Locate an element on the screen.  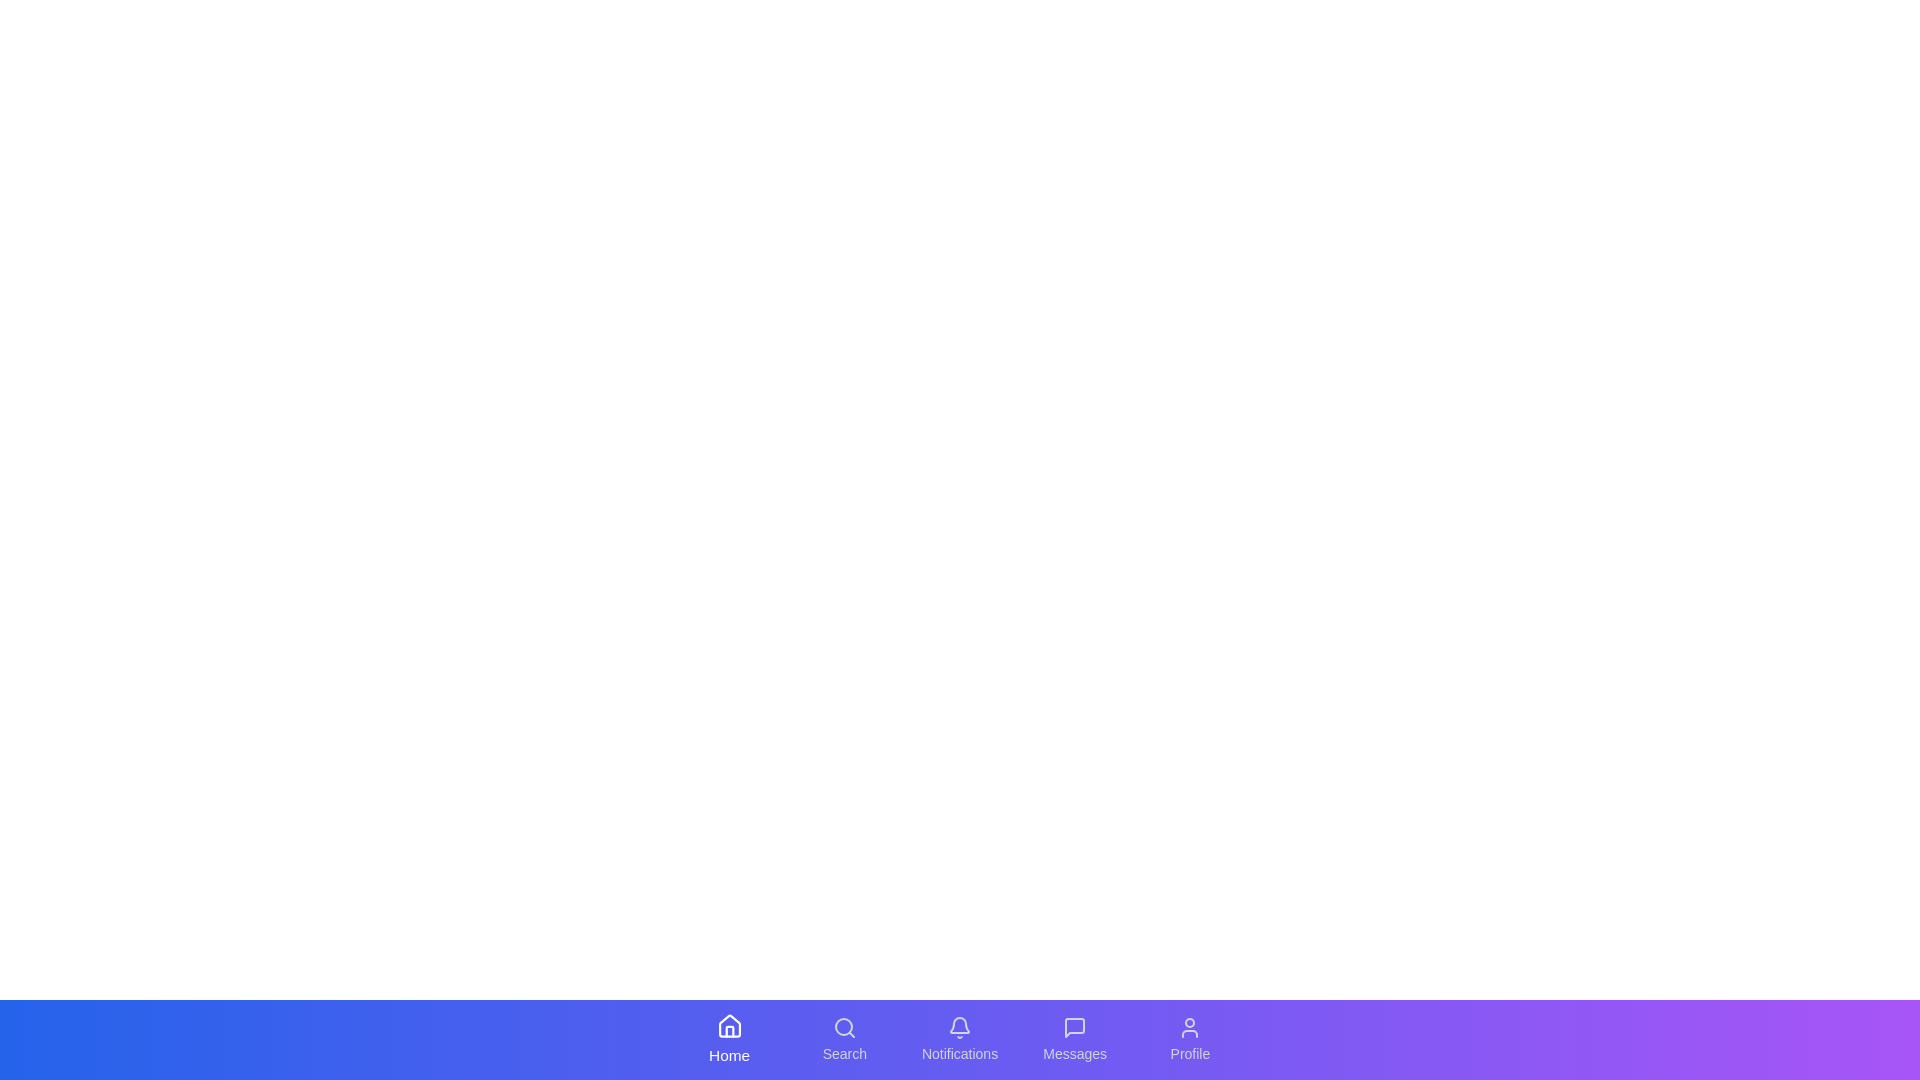
the tab labeled Search in the bottom navigation bar is located at coordinates (844, 1039).